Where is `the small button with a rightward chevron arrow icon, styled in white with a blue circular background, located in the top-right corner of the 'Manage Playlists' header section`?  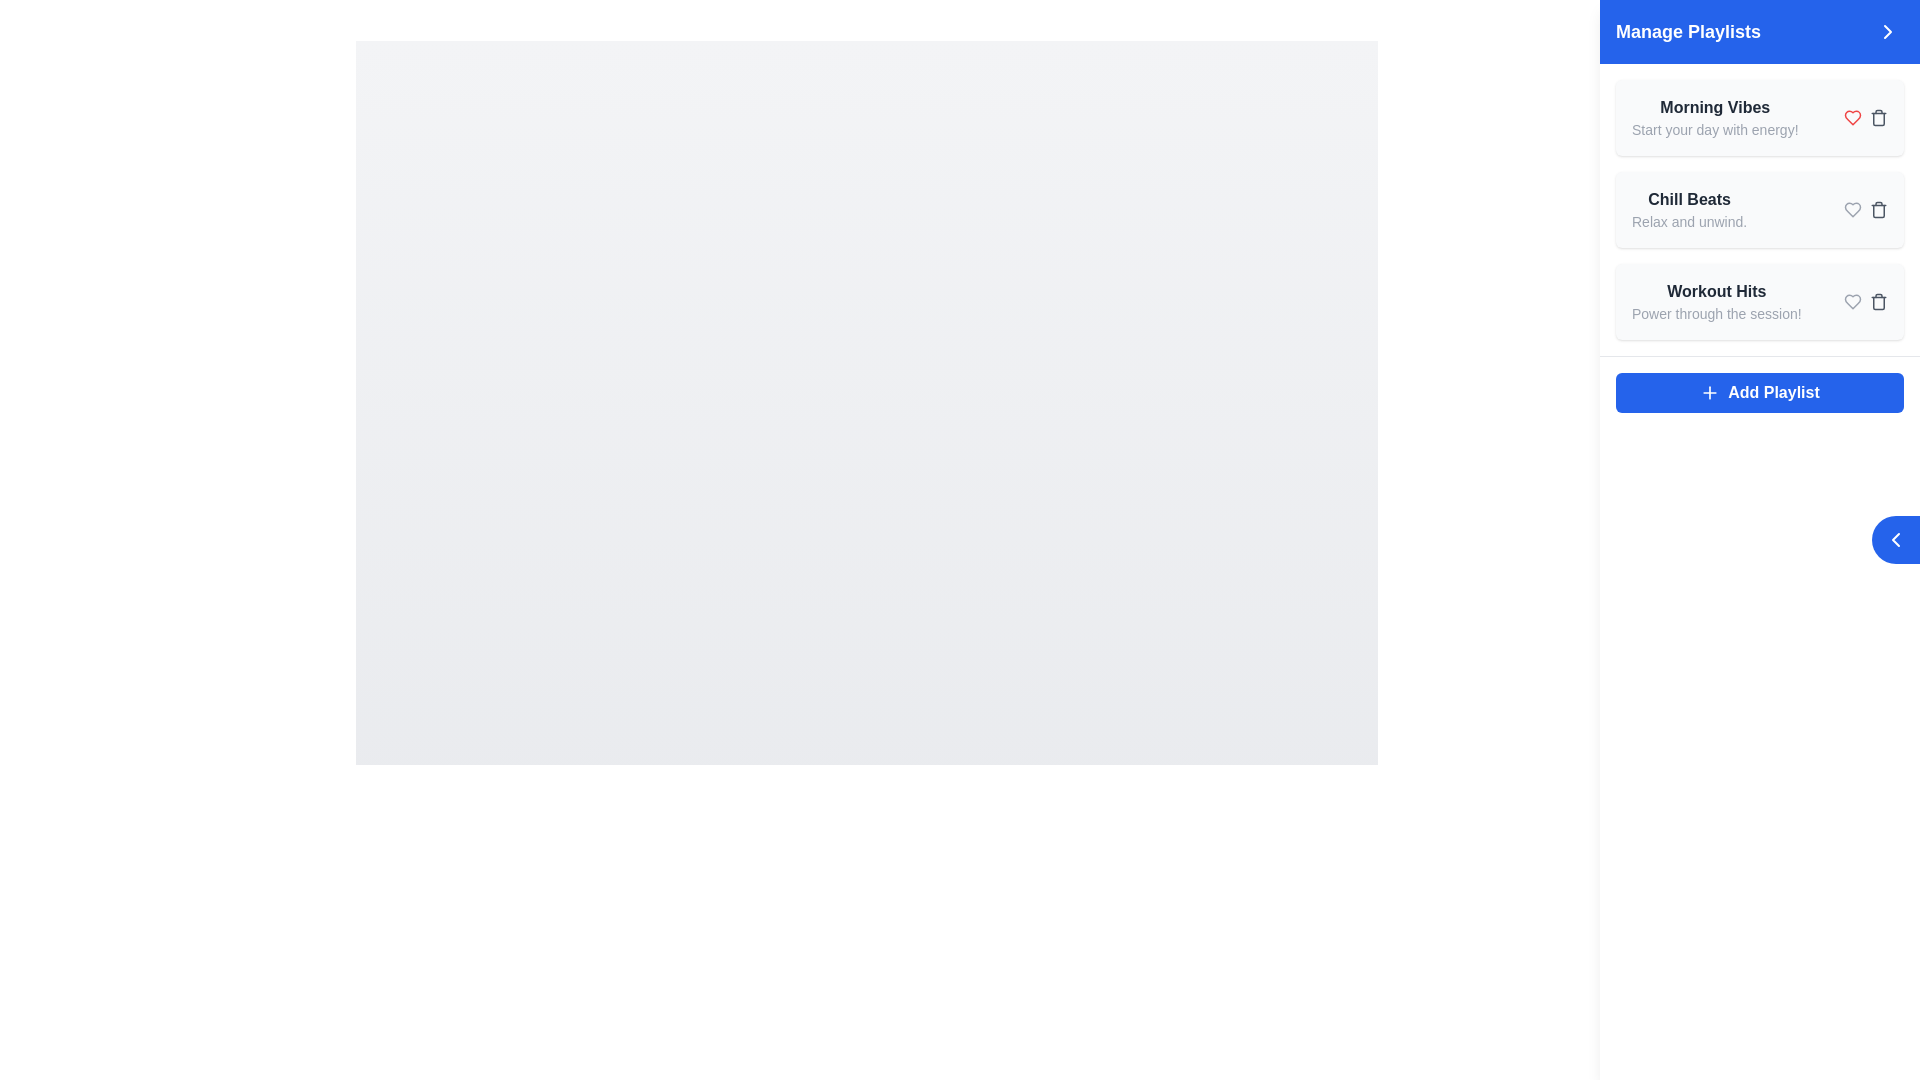 the small button with a rightward chevron arrow icon, styled in white with a blue circular background, located in the top-right corner of the 'Manage Playlists' header section is located at coordinates (1886, 31).